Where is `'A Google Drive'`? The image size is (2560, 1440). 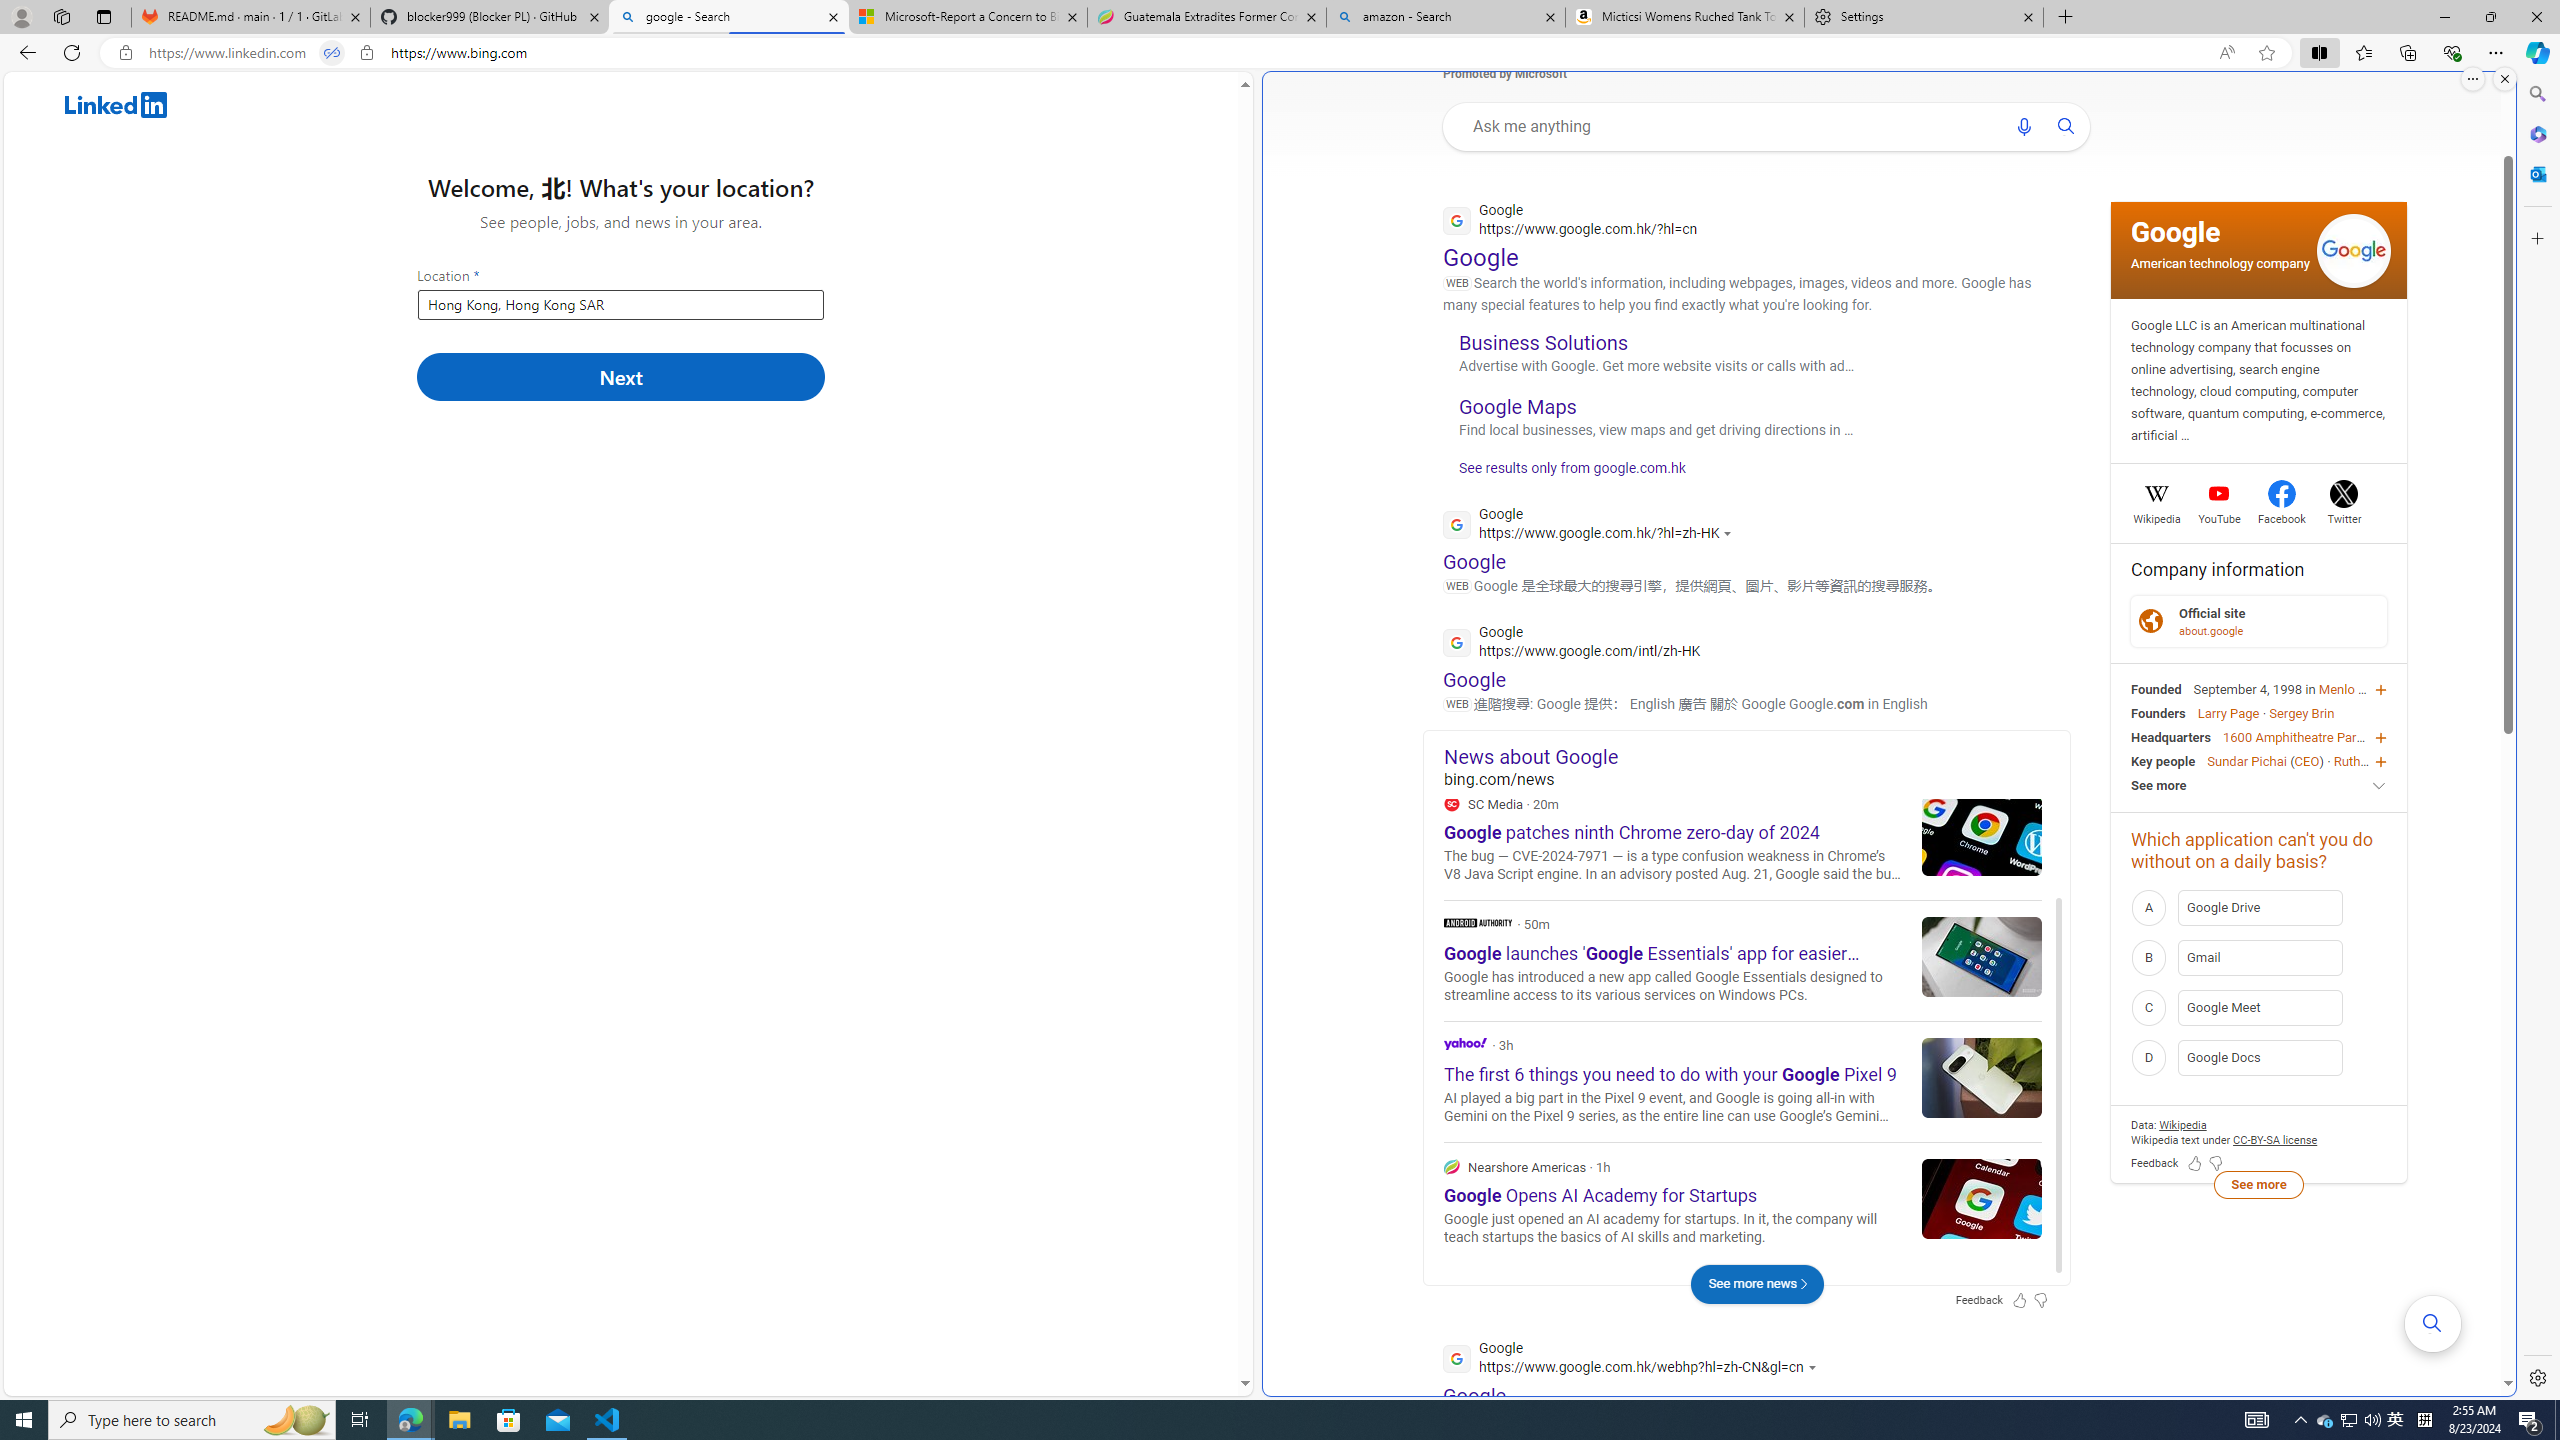
'A Google Drive' is located at coordinates (2257, 907).